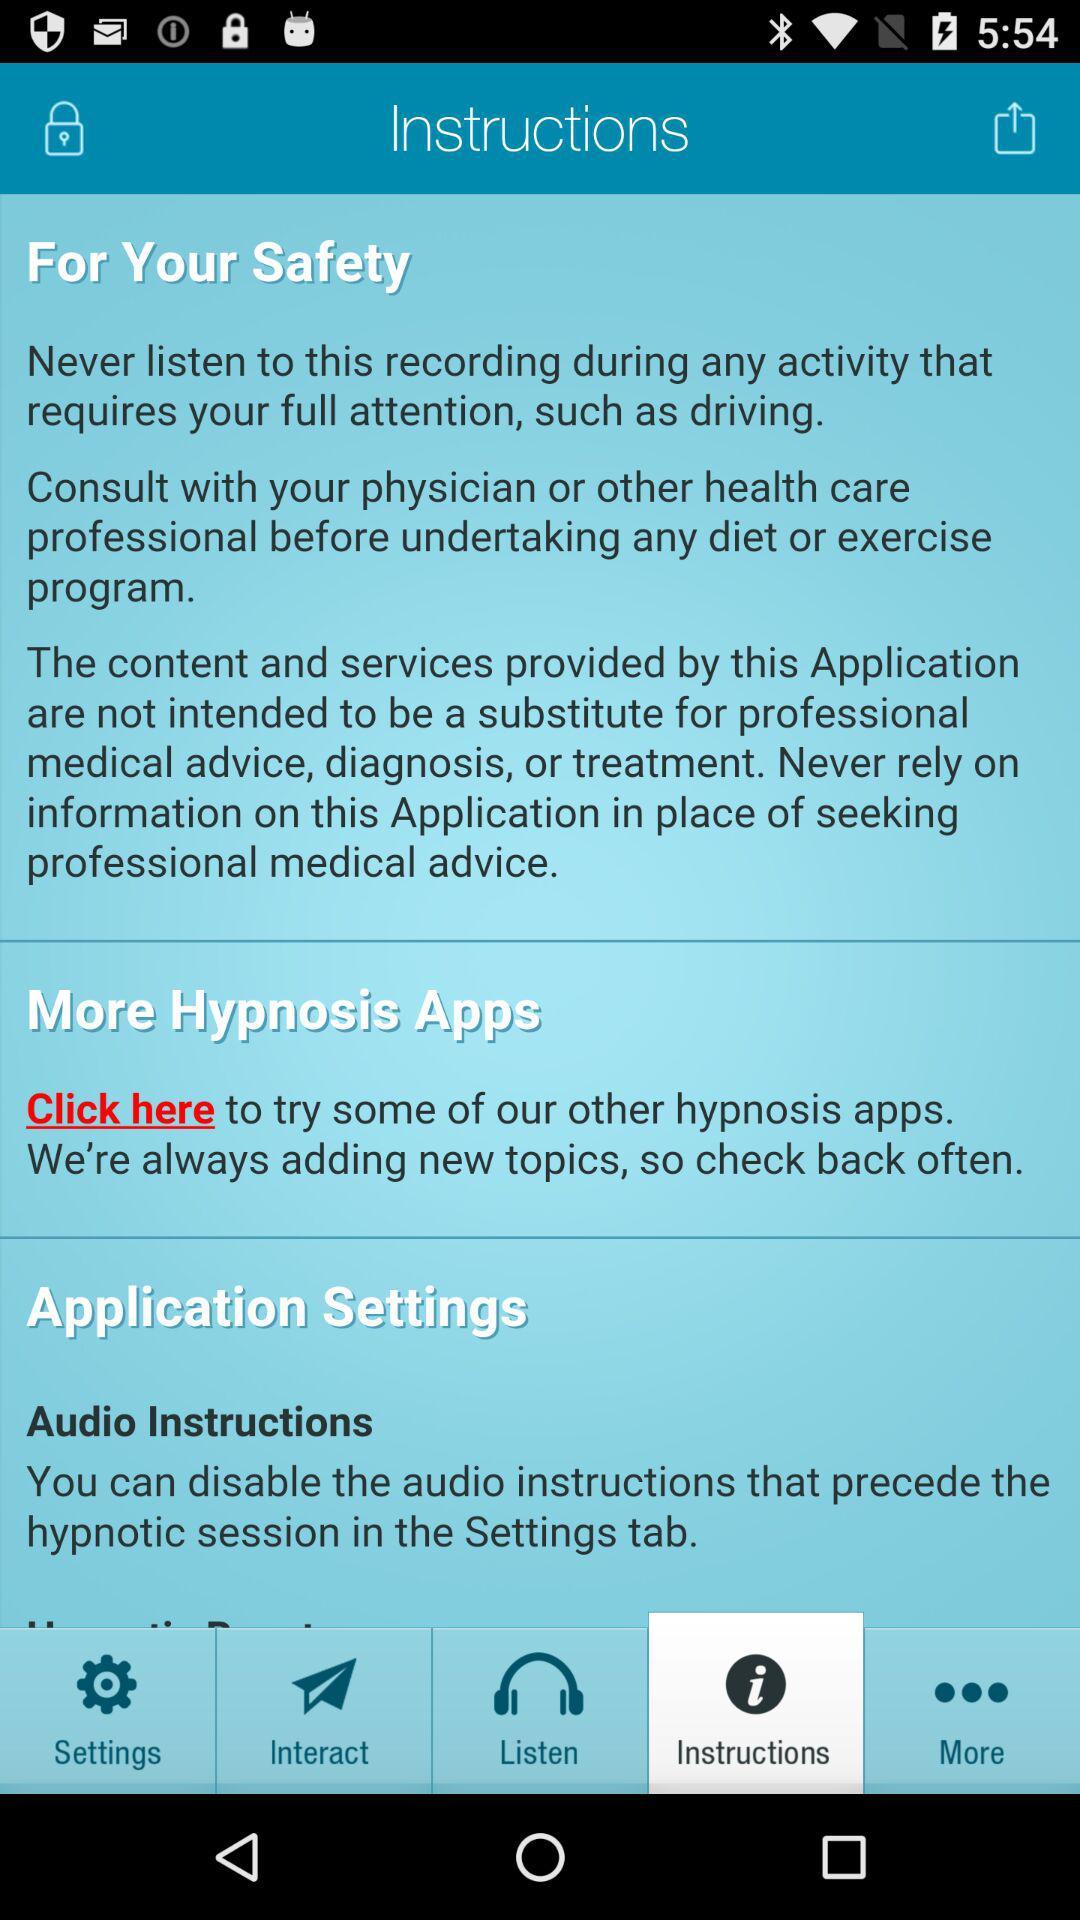 The image size is (1080, 1920). What do you see at coordinates (540, 1701) in the screenshot?
I see `listen option` at bounding box center [540, 1701].